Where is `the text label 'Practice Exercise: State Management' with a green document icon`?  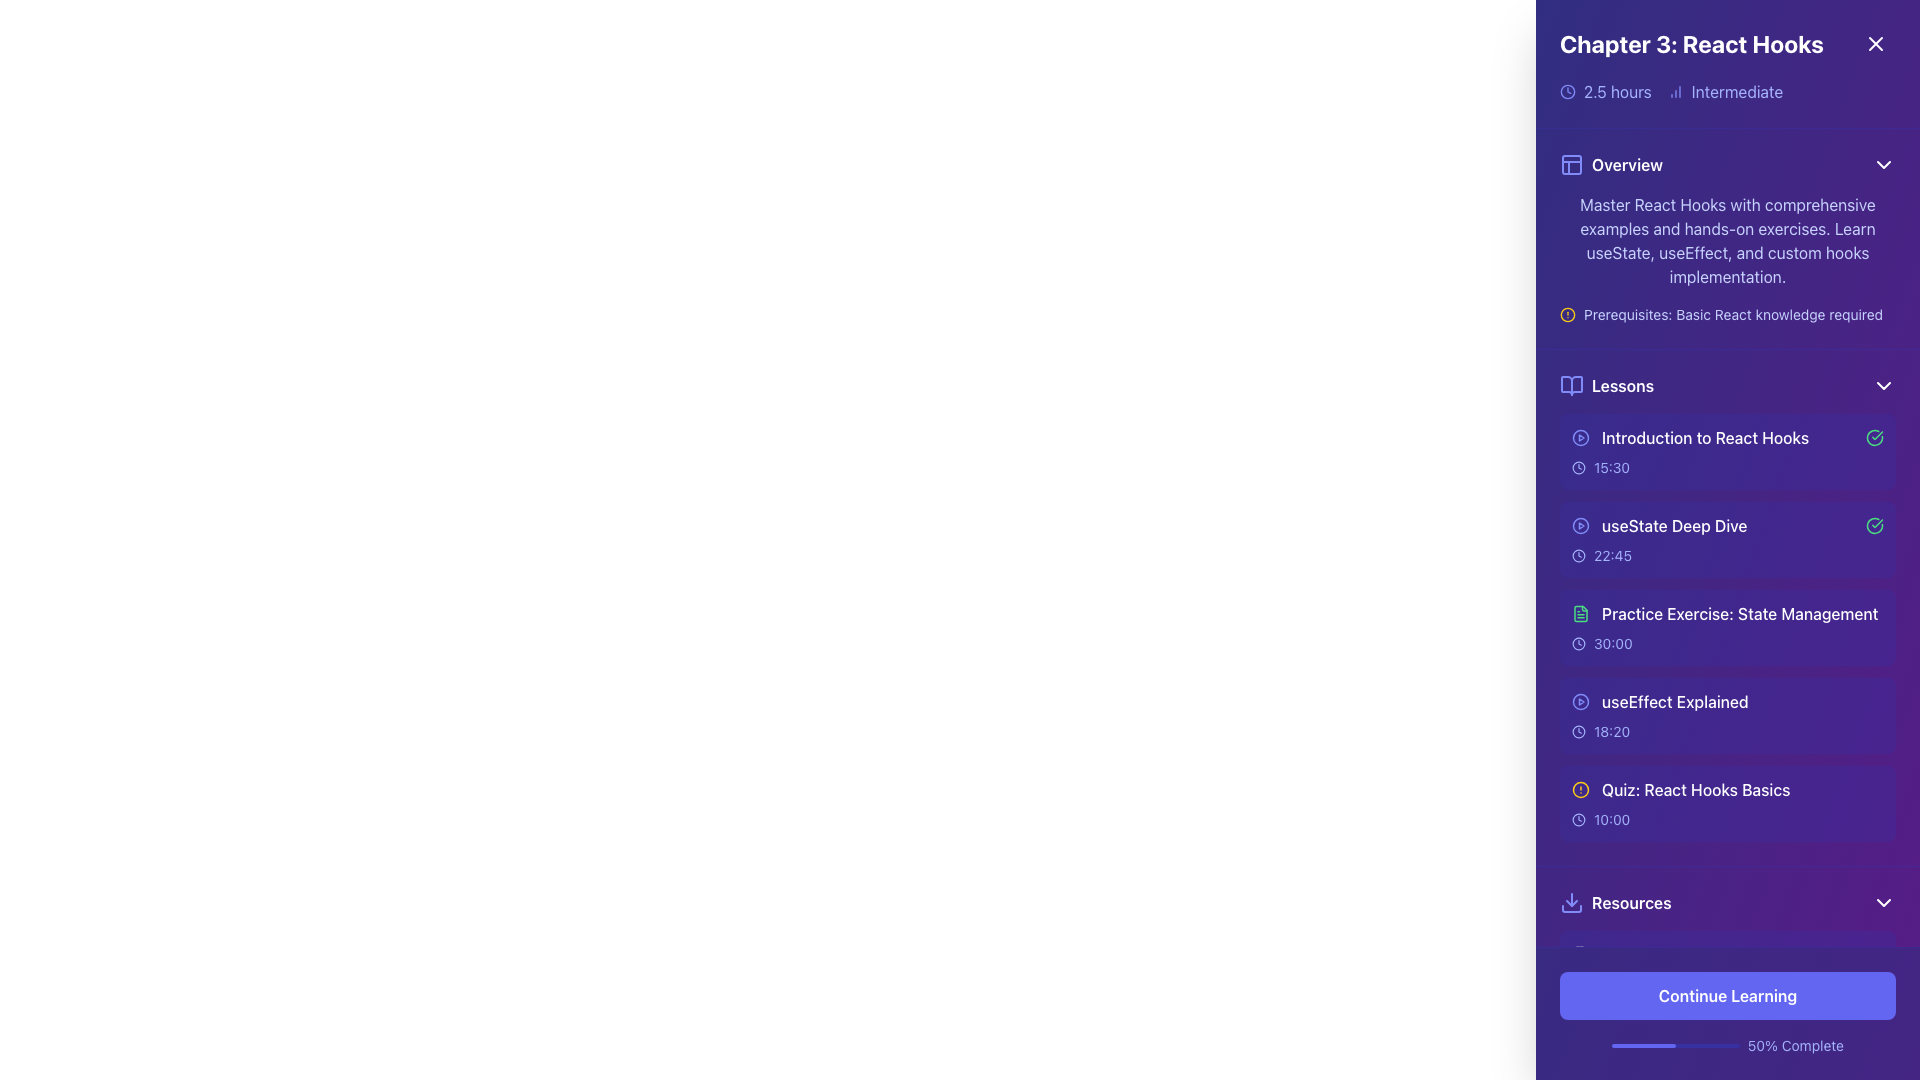 the text label 'Practice Exercise: State Management' with a green document icon is located at coordinates (1727, 612).